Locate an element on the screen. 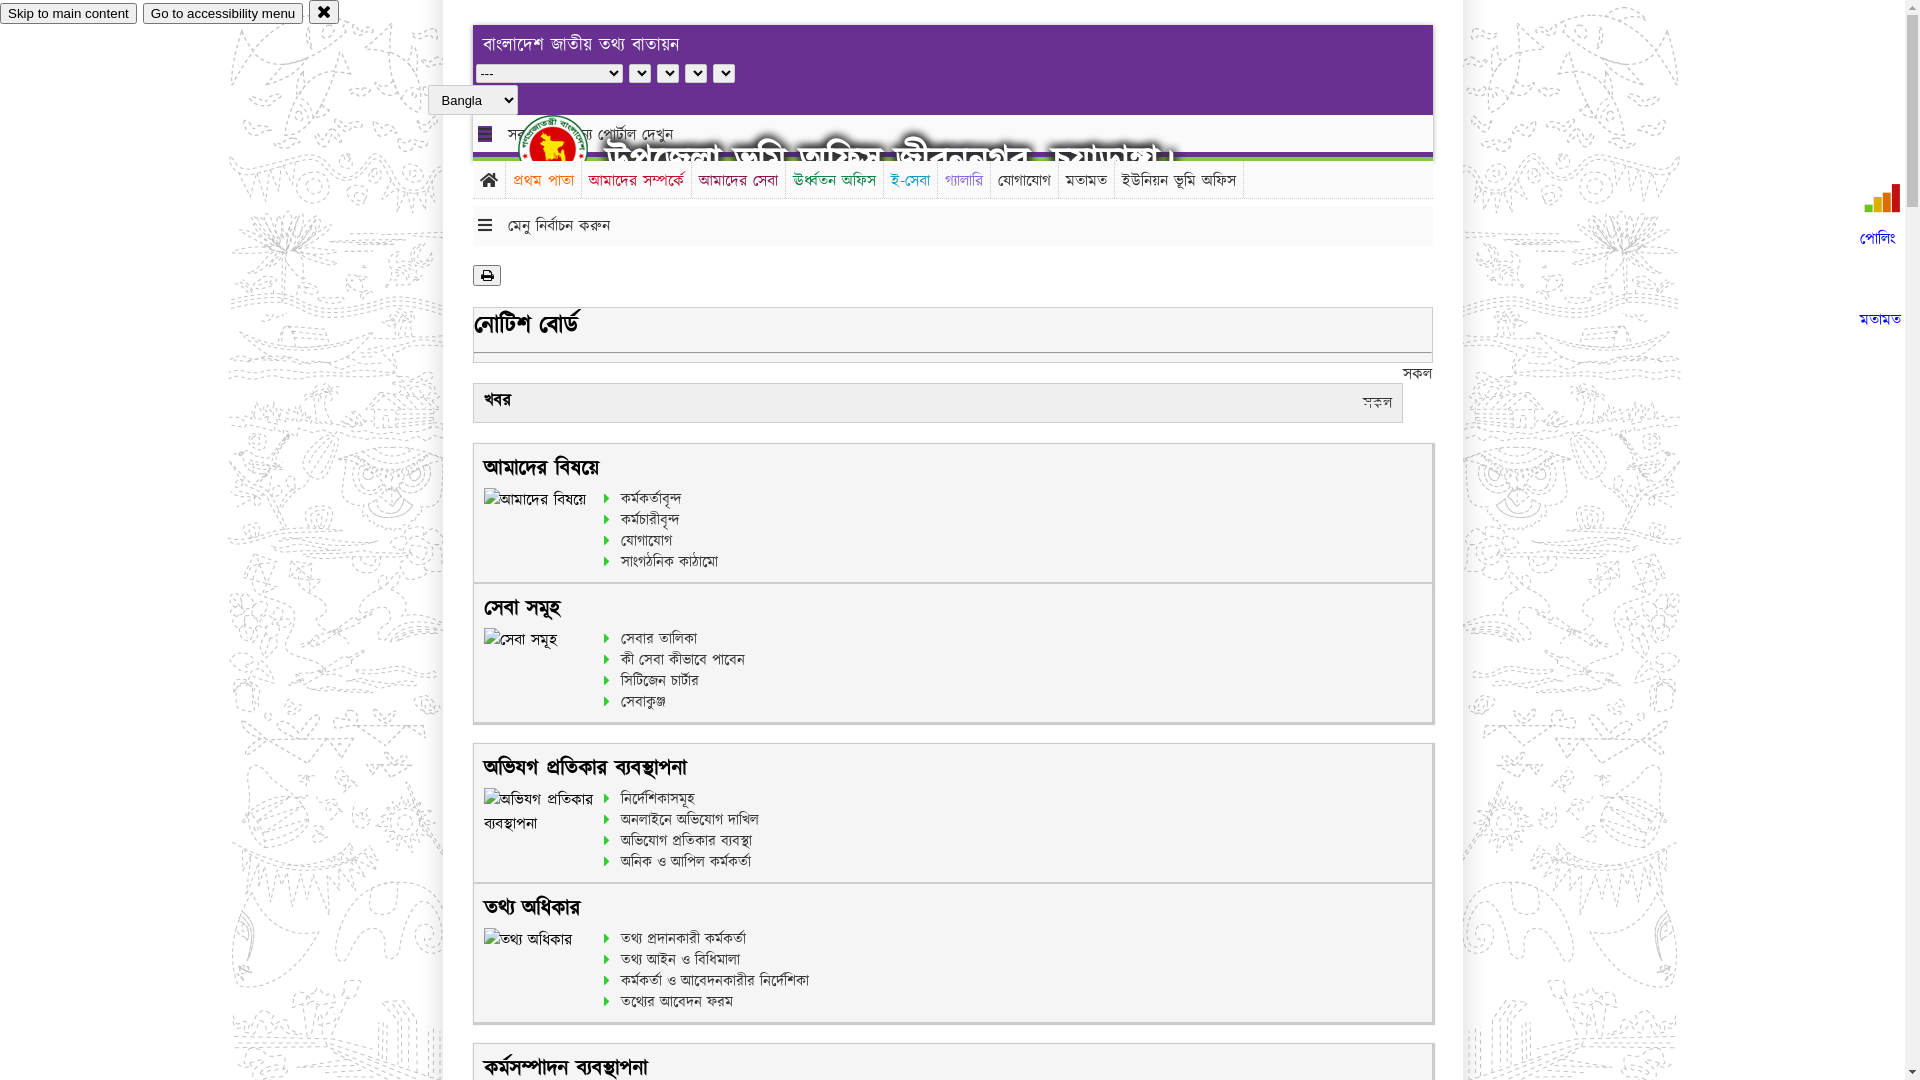 The image size is (1920, 1080). ' is located at coordinates (569, 148).